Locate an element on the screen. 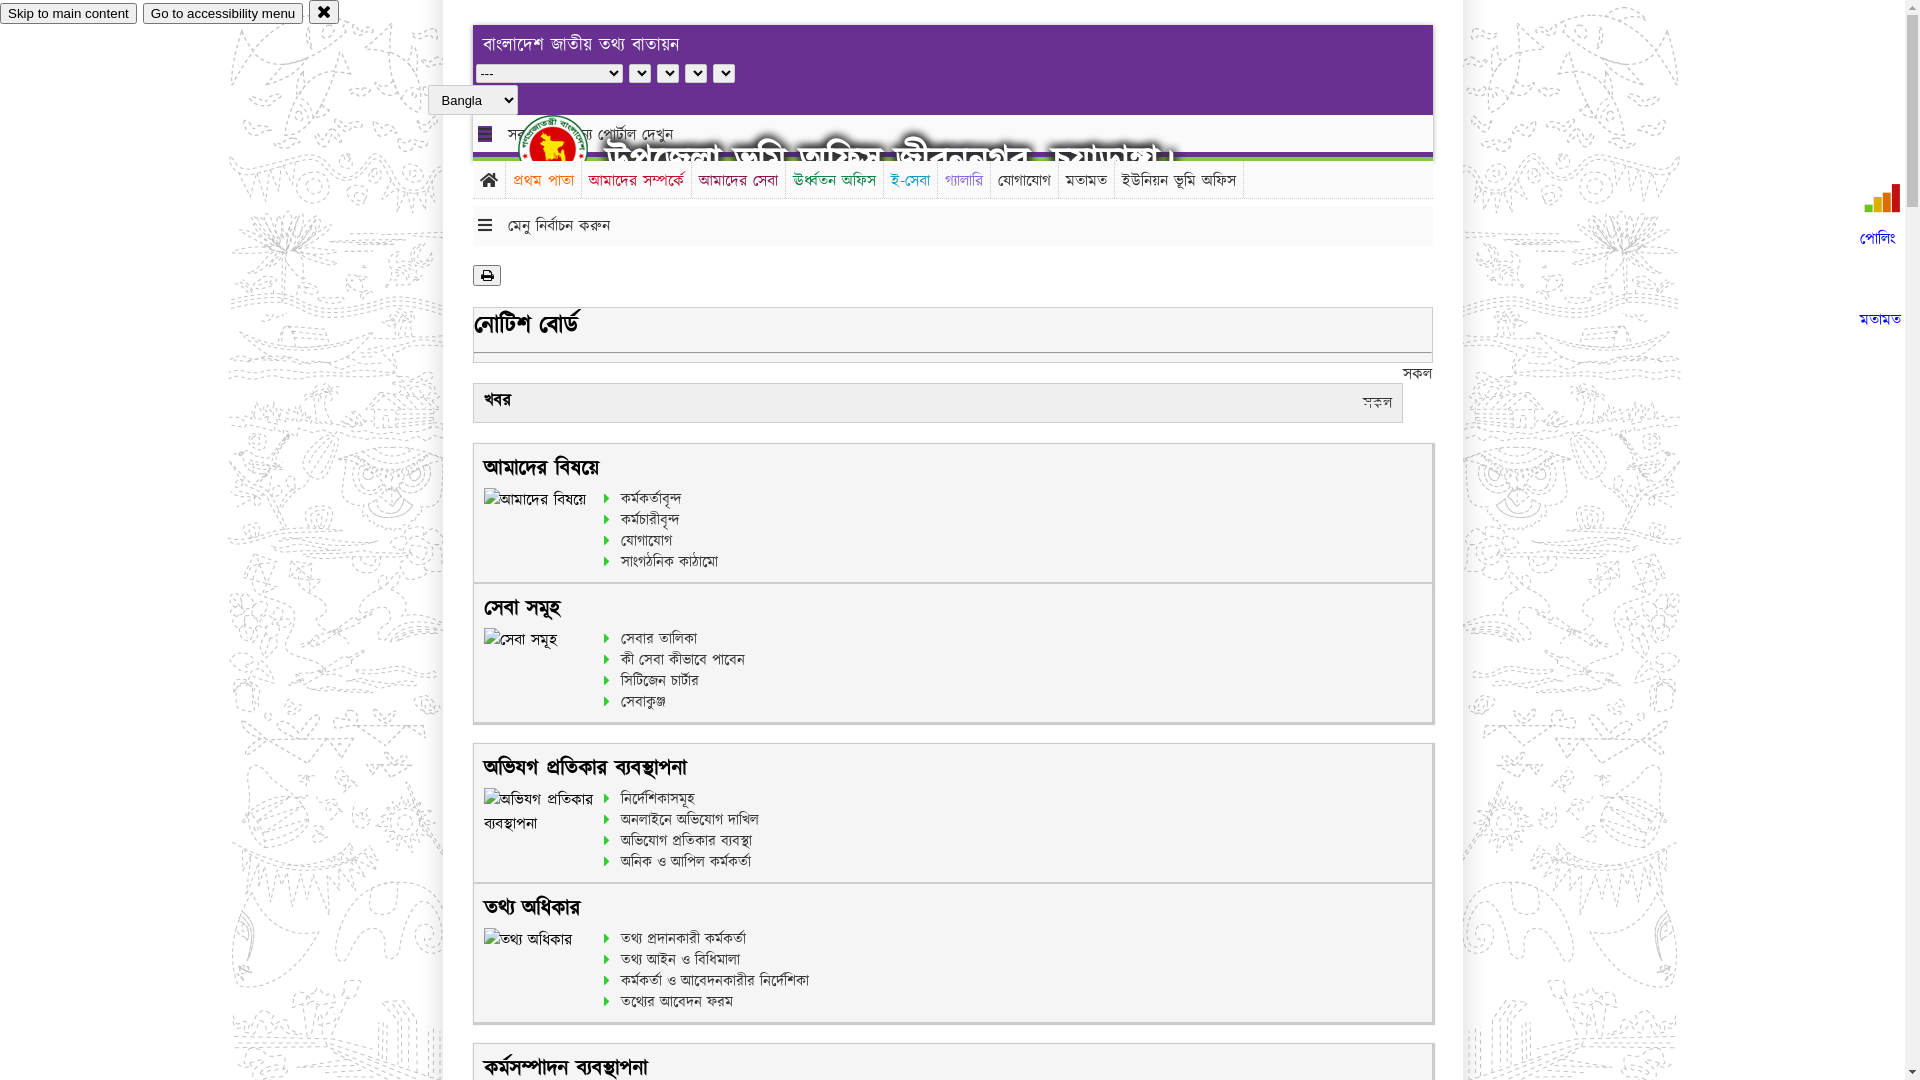 The image size is (1920, 1080). ' is located at coordinates (569, 148).